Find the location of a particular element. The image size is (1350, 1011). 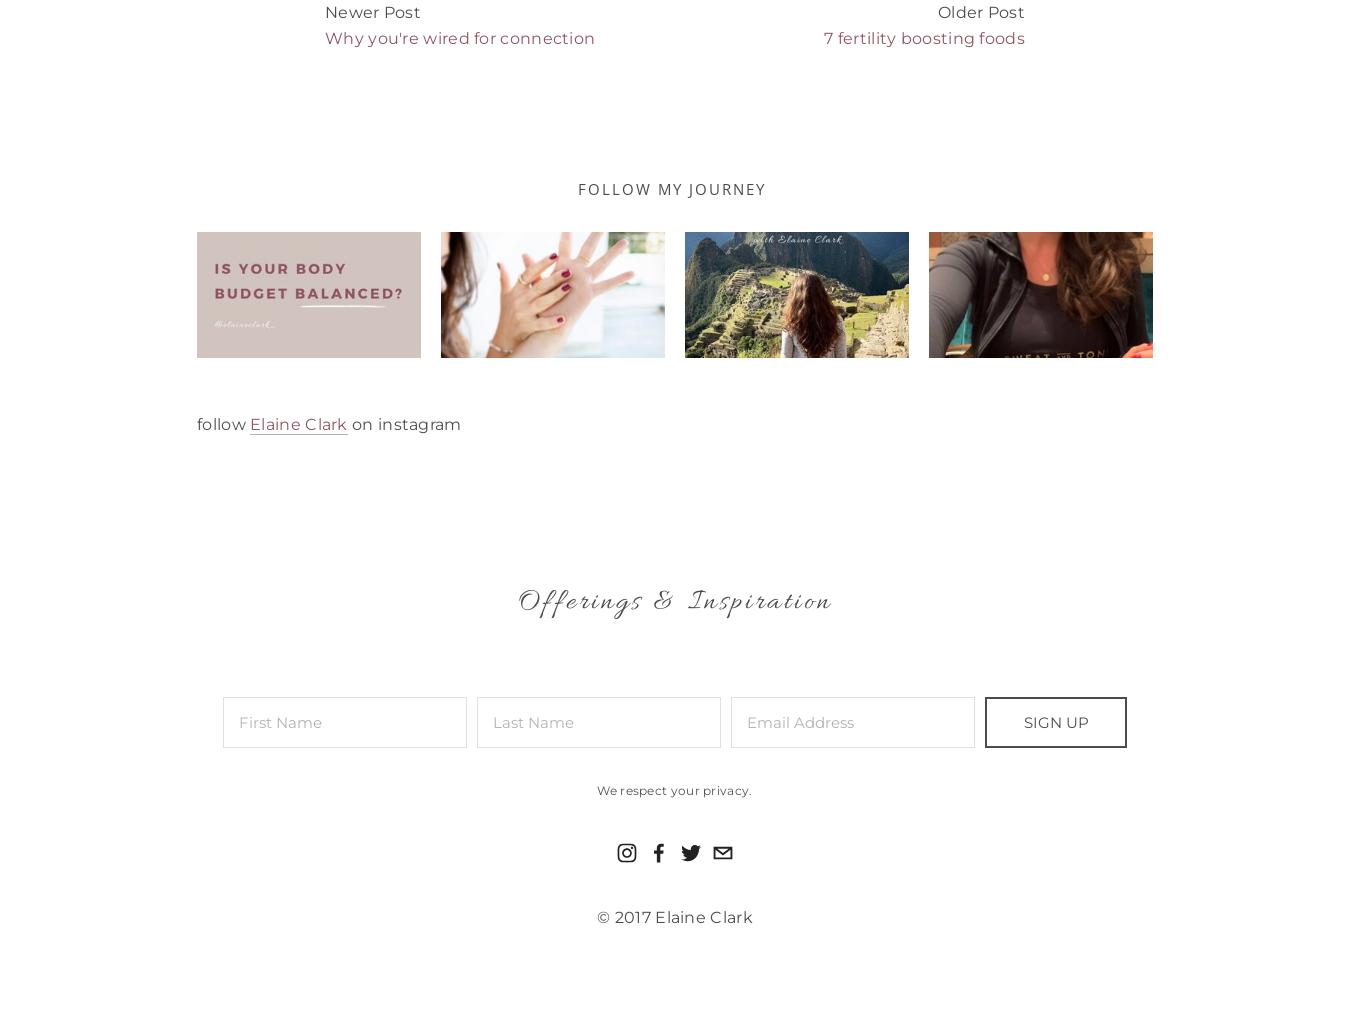

'Elaine Clark' is located at coordinates (249, 422).